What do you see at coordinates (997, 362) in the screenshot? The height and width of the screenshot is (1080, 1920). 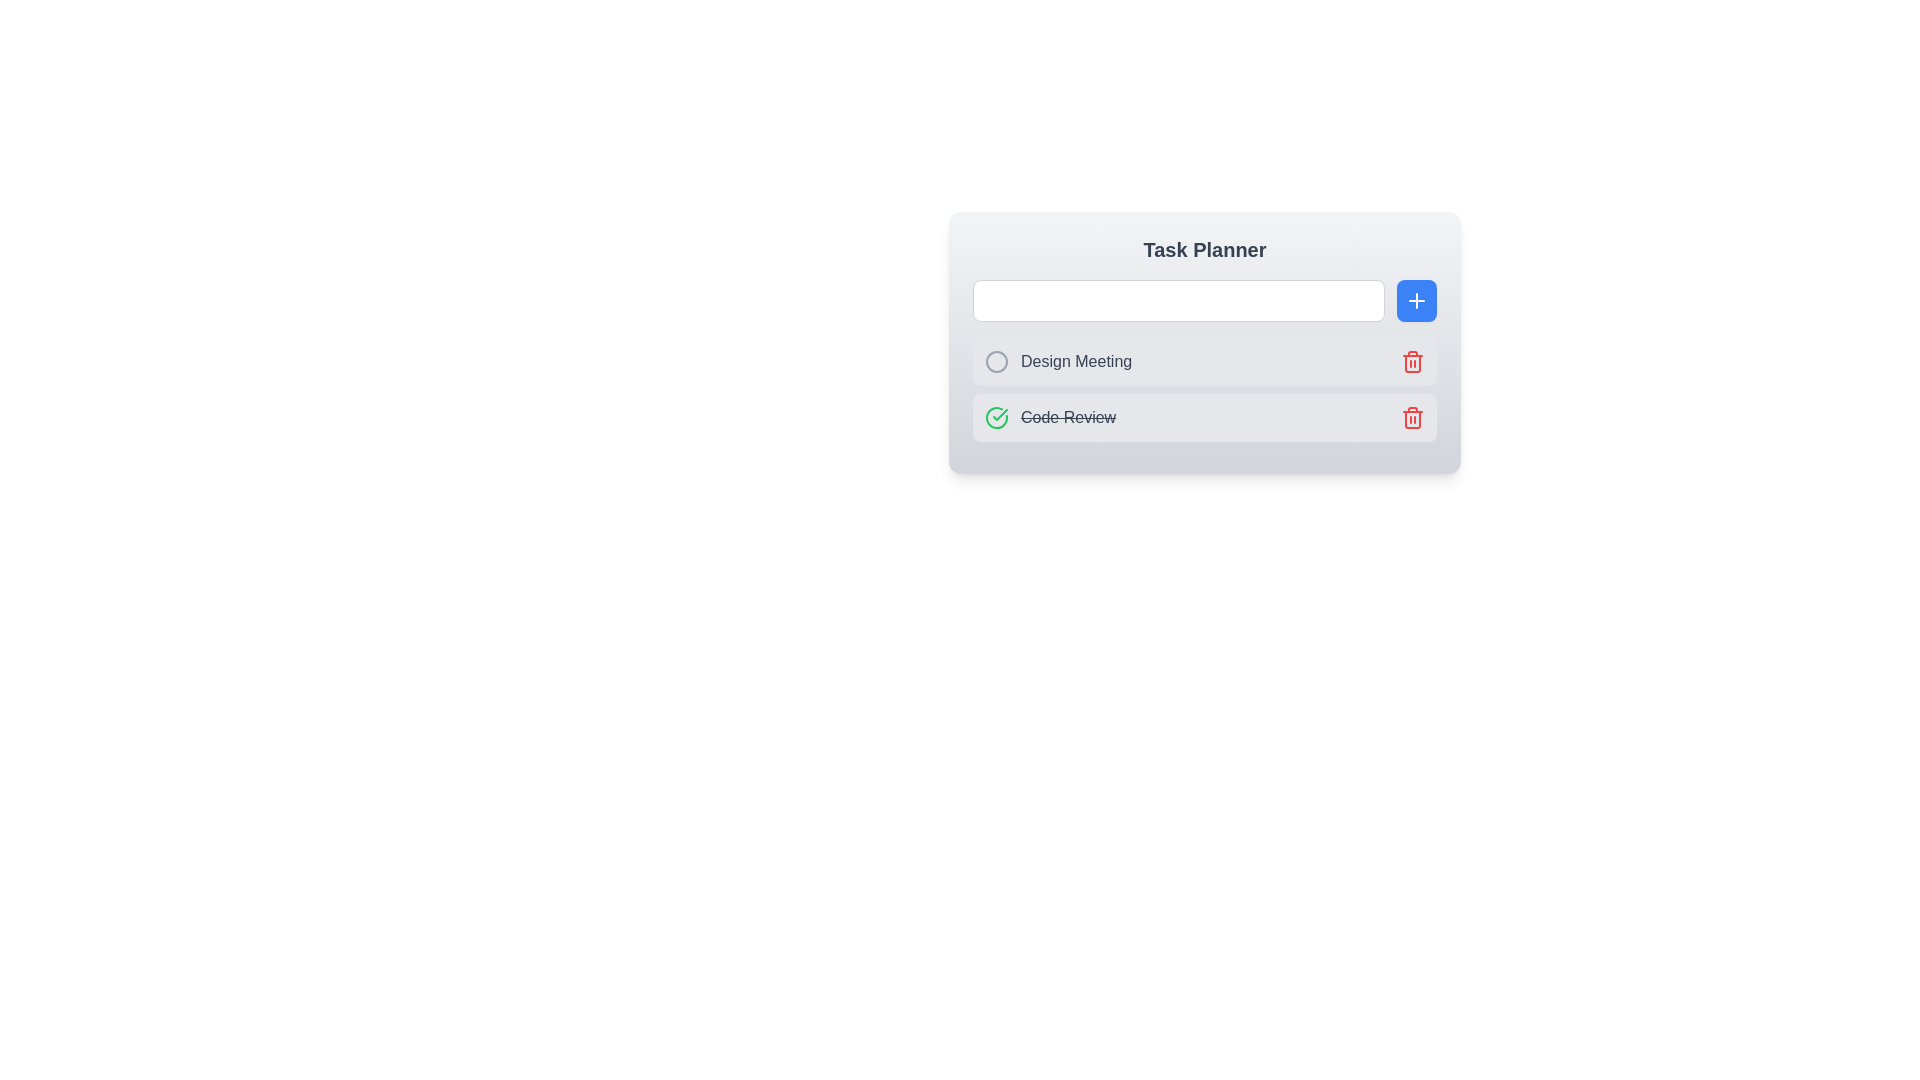 I see `the decorative SVG circle element associated with the 'Design Meeting' task in the task planner interface` at bounding box center [997, 362].